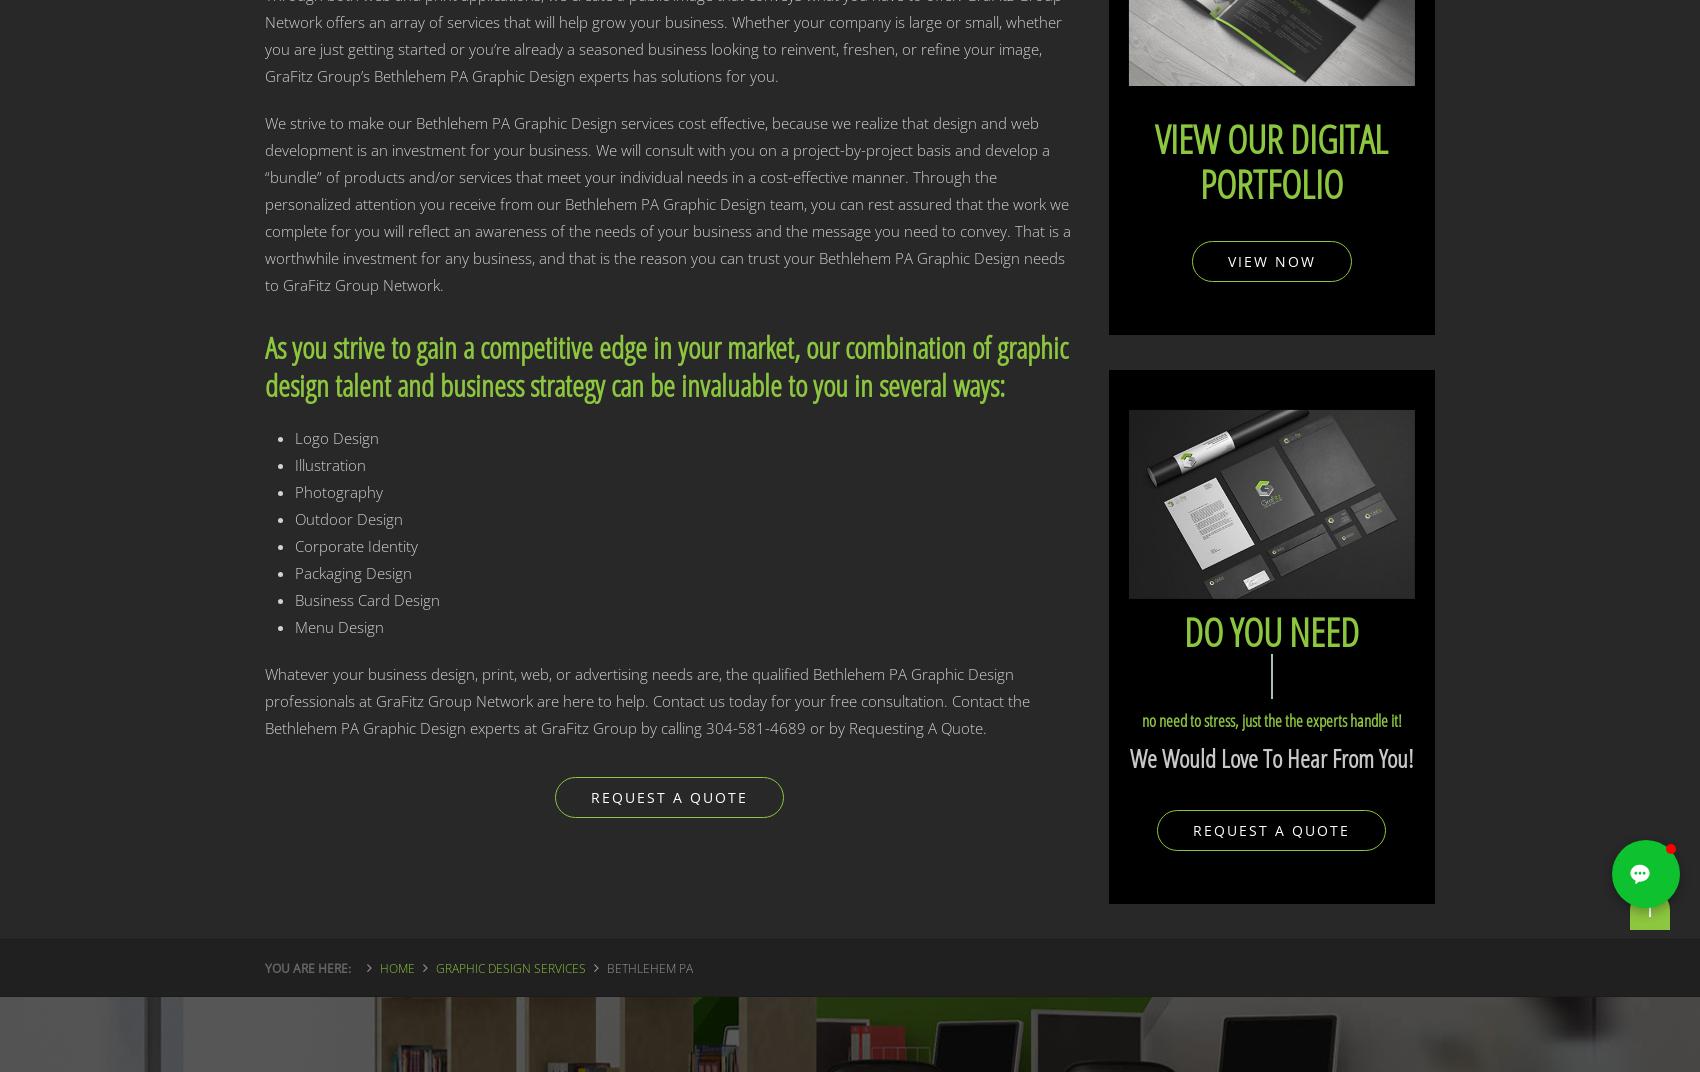  I want to click on 'VIEW OUR DIGITAL PORTFOLIO', so click(1270, 159).